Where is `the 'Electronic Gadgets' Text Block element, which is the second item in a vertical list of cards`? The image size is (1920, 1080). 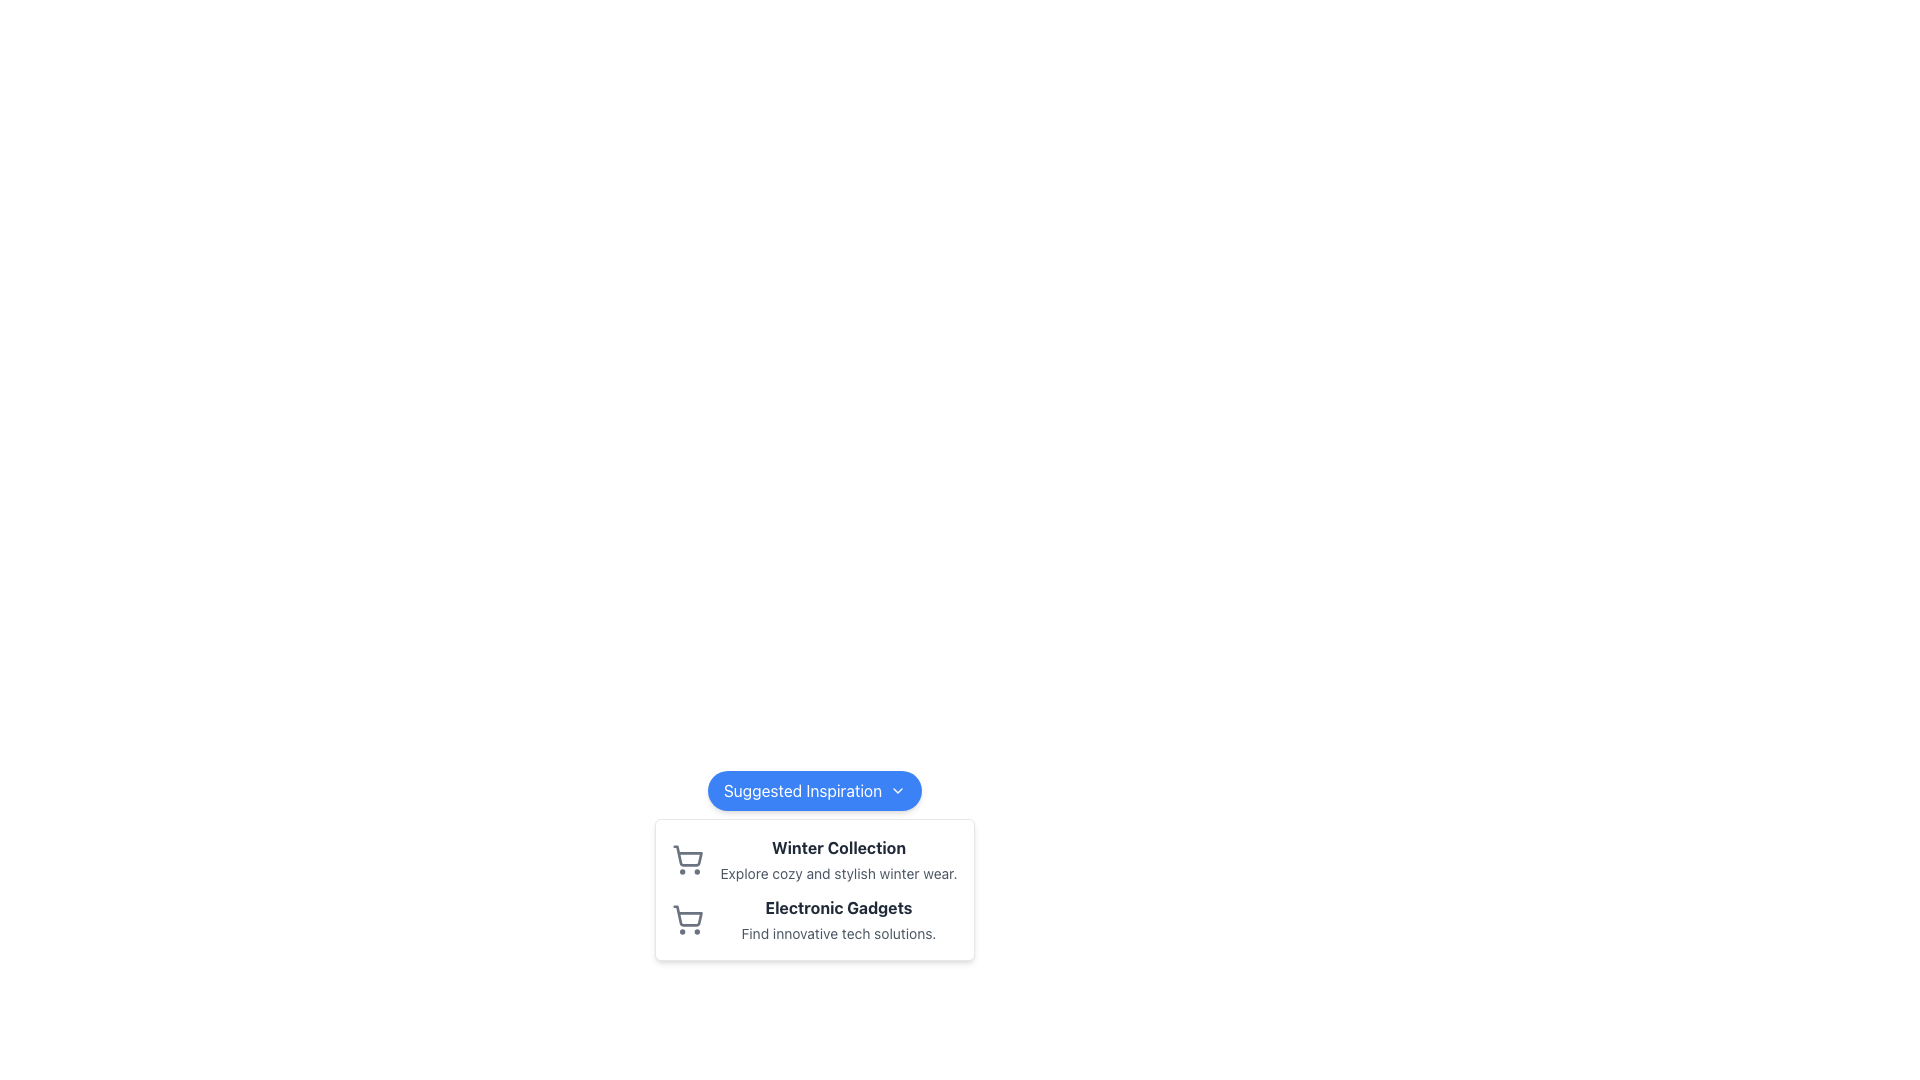 the 'Electronic Gadgets' Text Block element, which is the second item in a vertical list of cards is located at coordinates (839, 920).